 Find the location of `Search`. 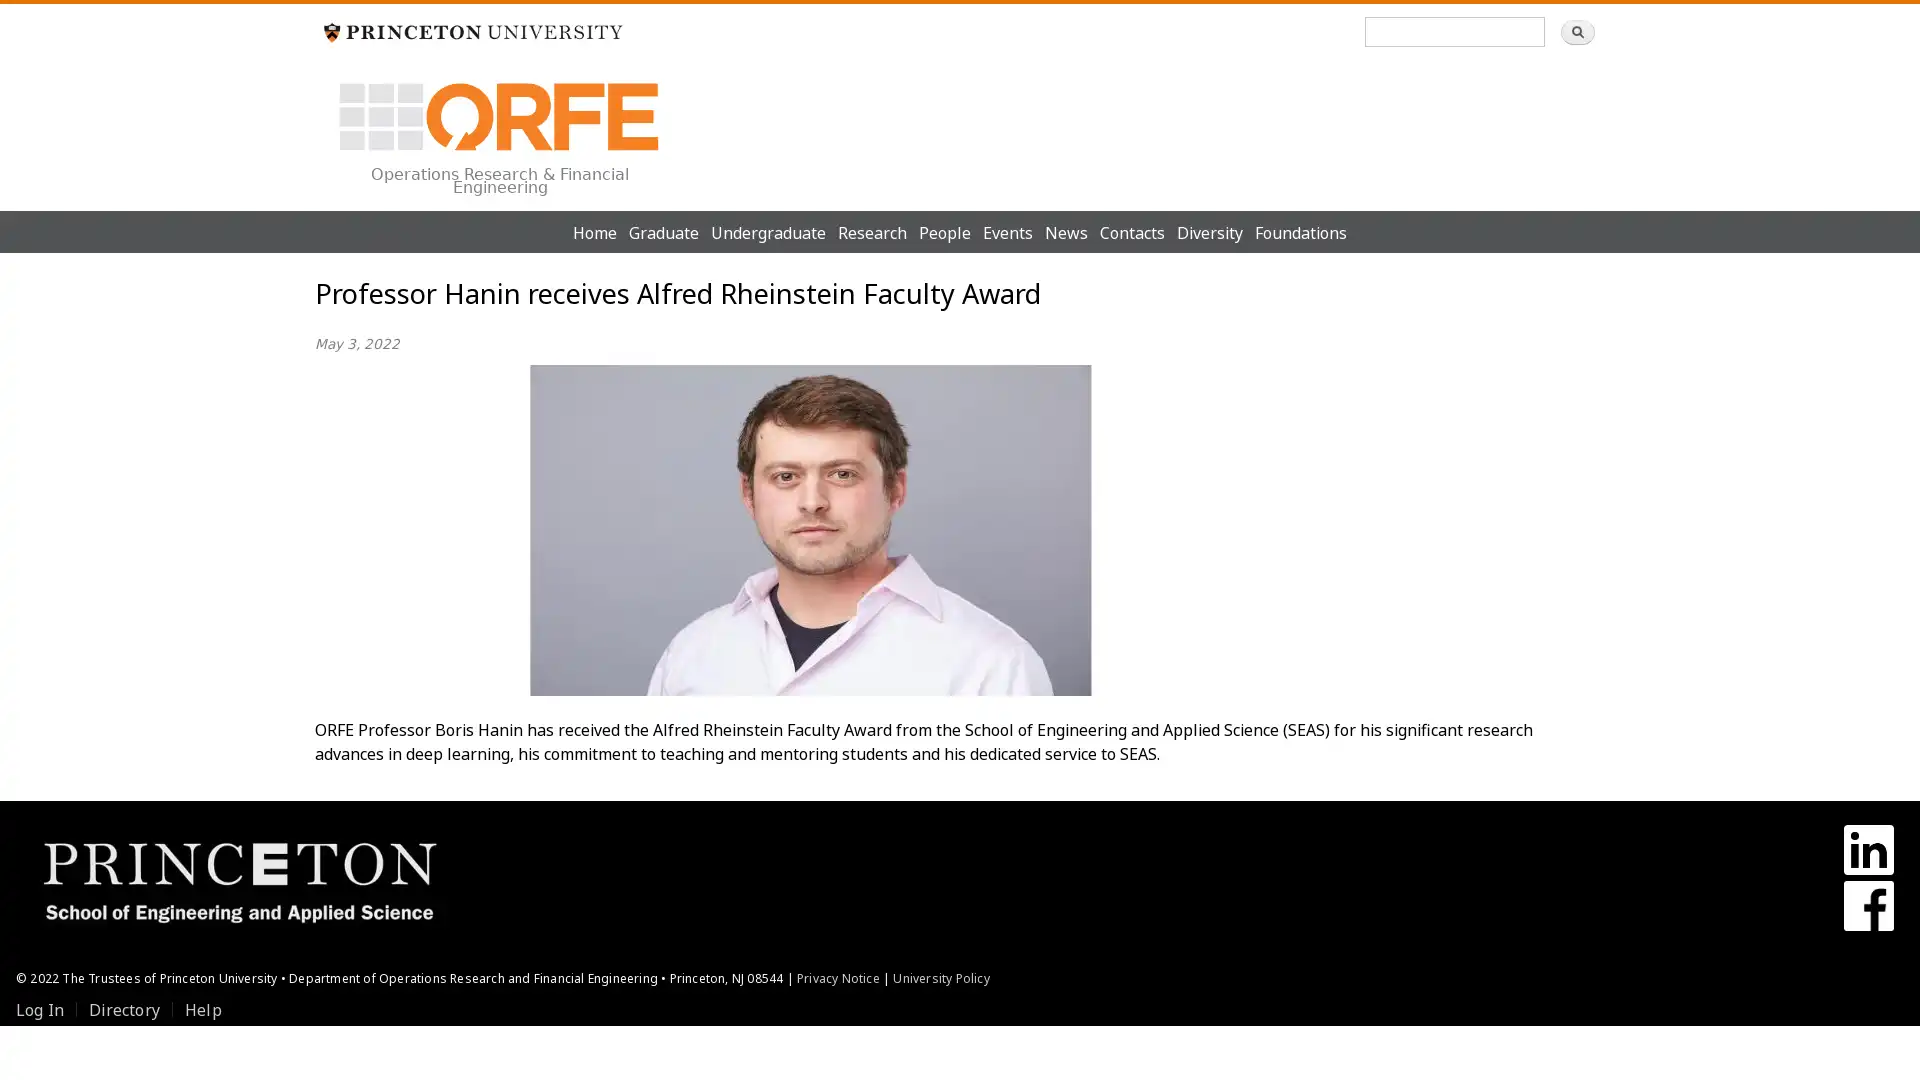

Search is located at coordinates (1577, 32).